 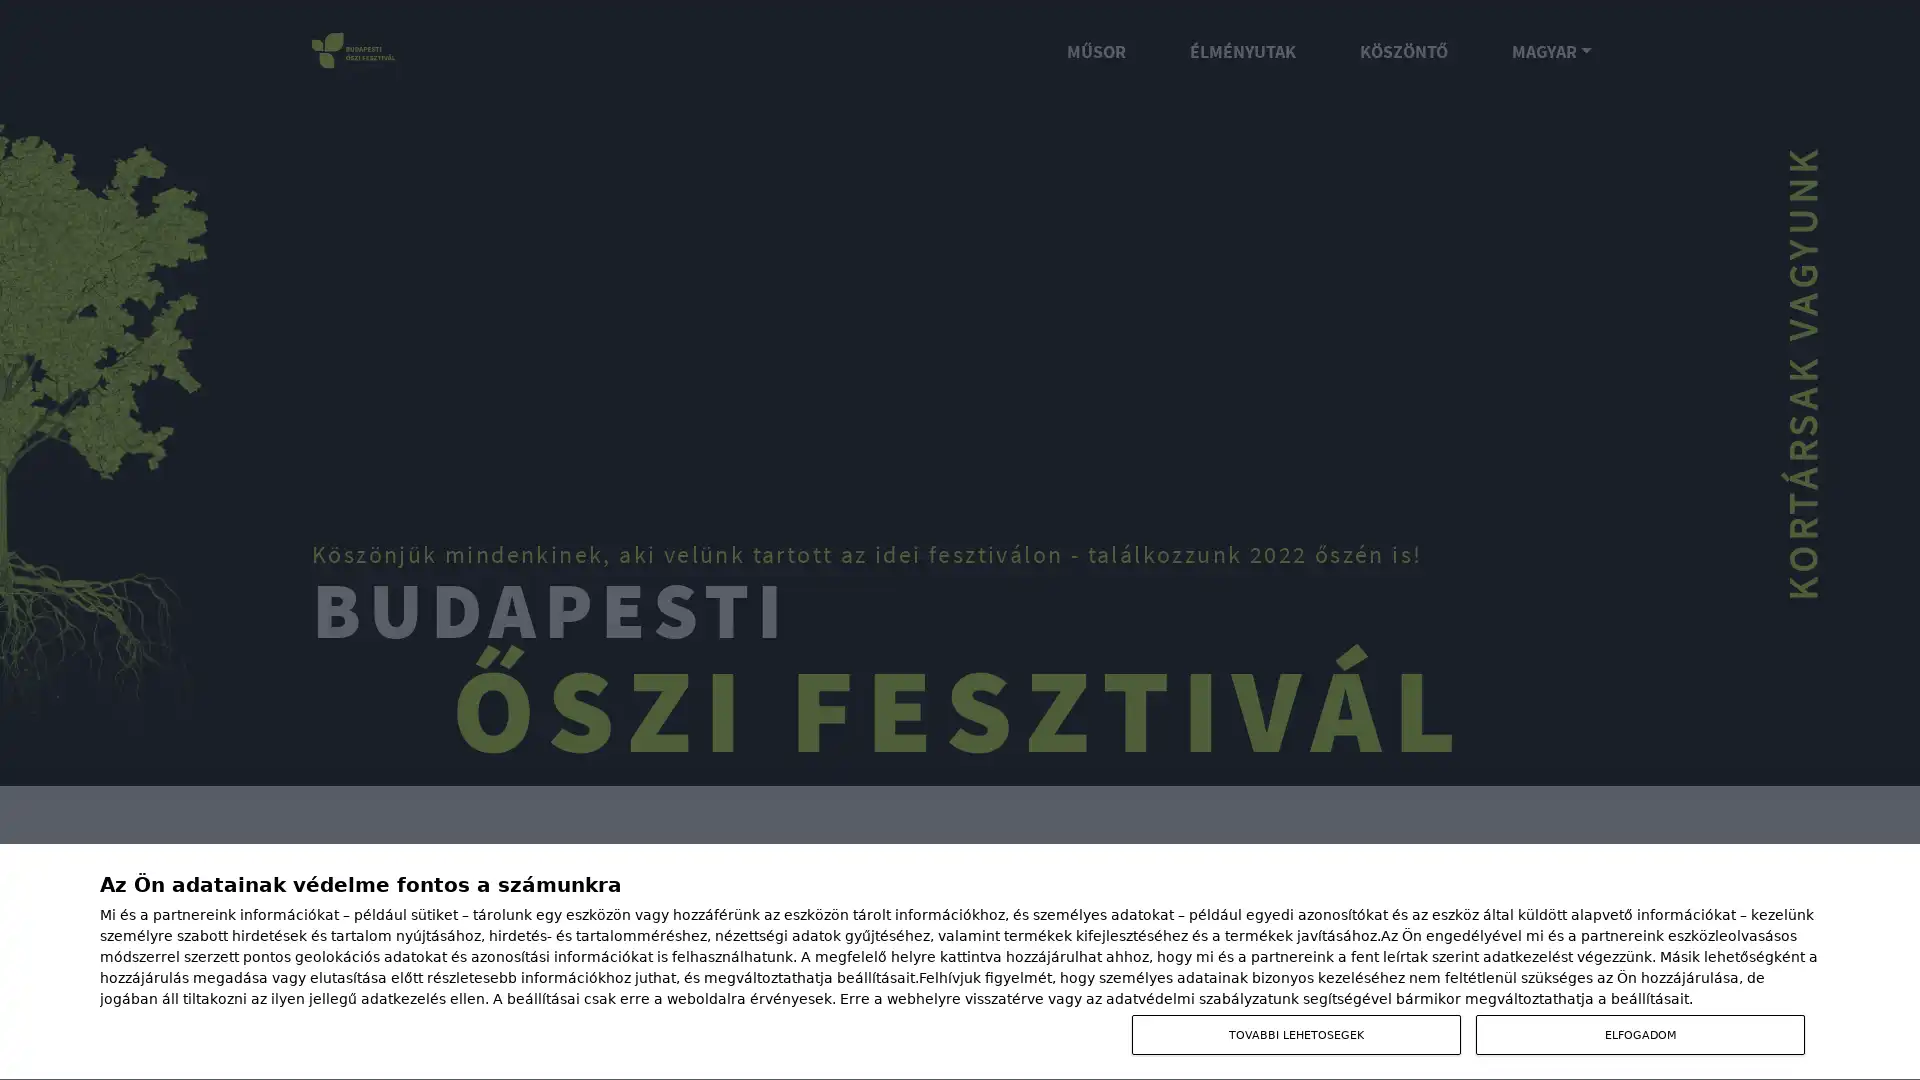 What do you see at coordinates (1296, 1034) in the screenshot?
I see `TOVABBI LEHETOSEGEK` at bounding box center [1296, 1034].